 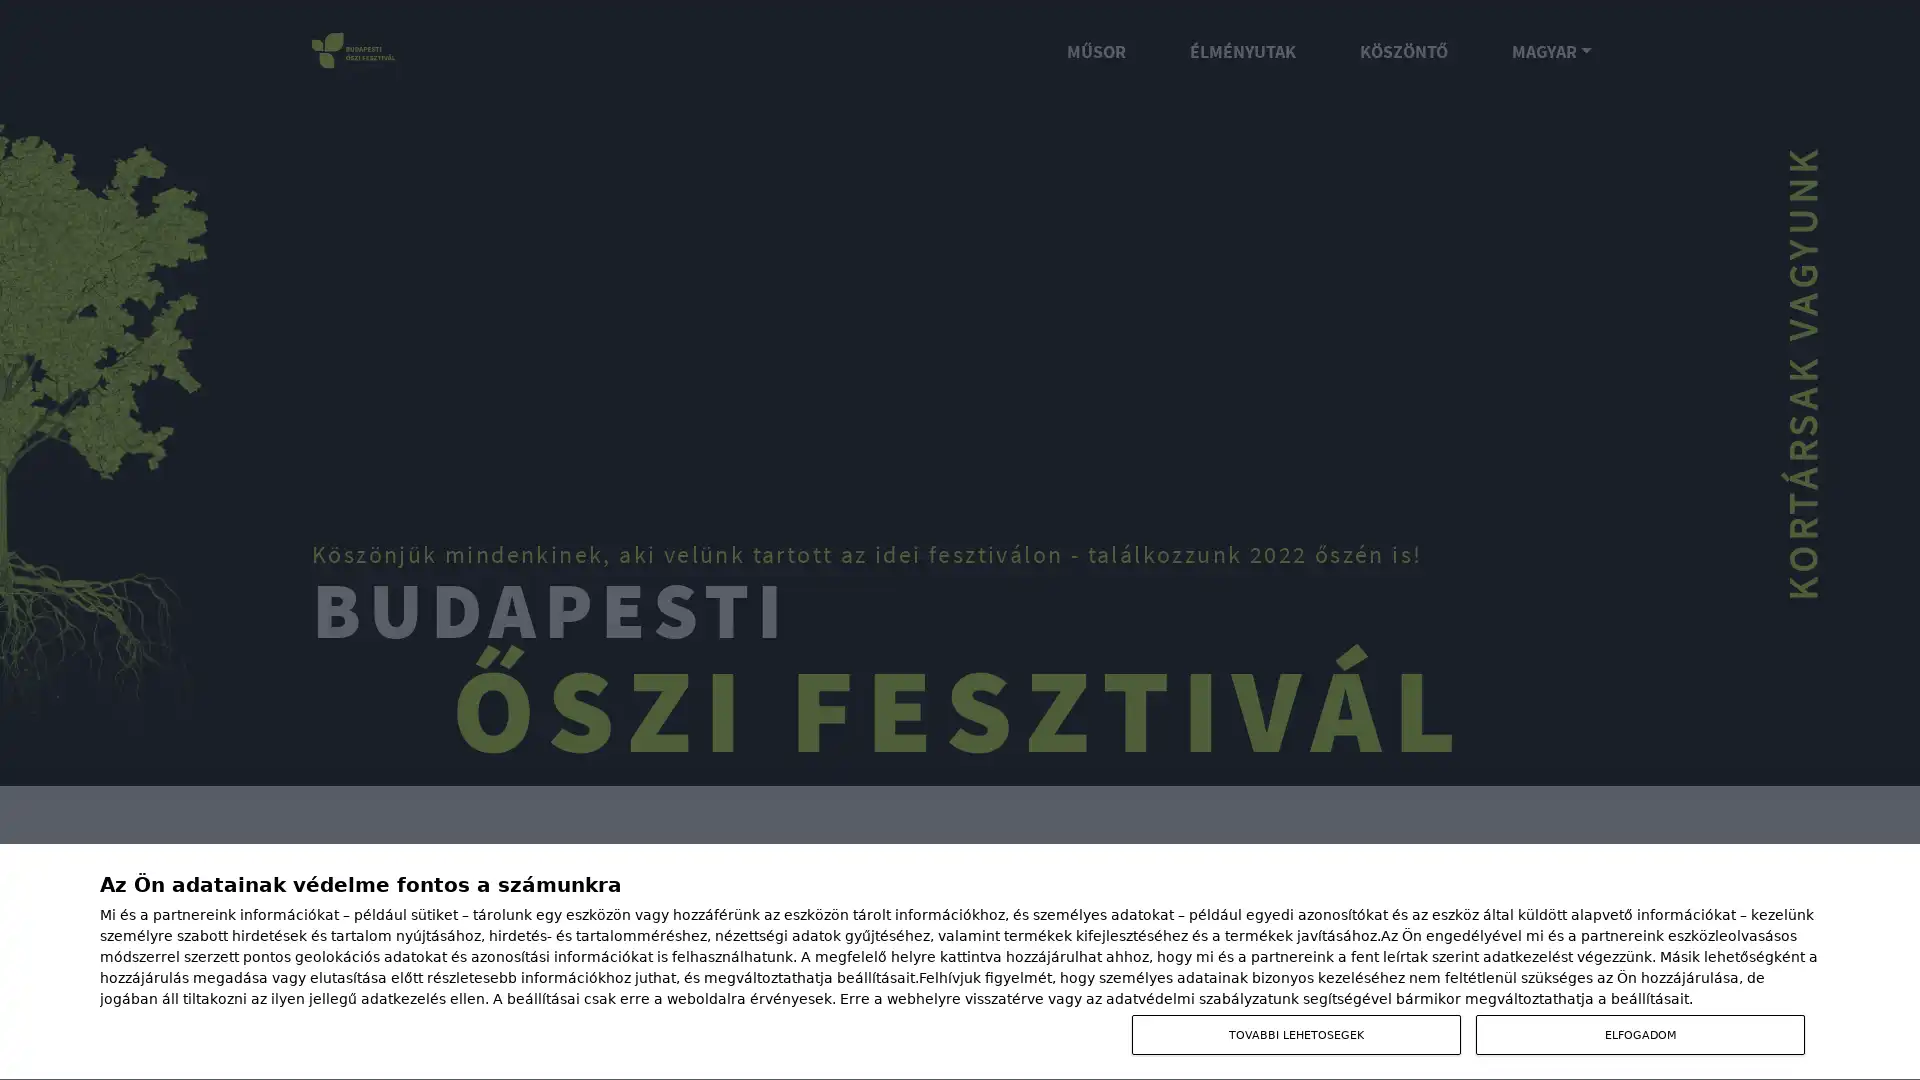 What do you see at coordinates (1296, 1034) in the screenshot?
I see `TOVABBI LEHETOSEGEK` at bounding box center [1296, 1034].